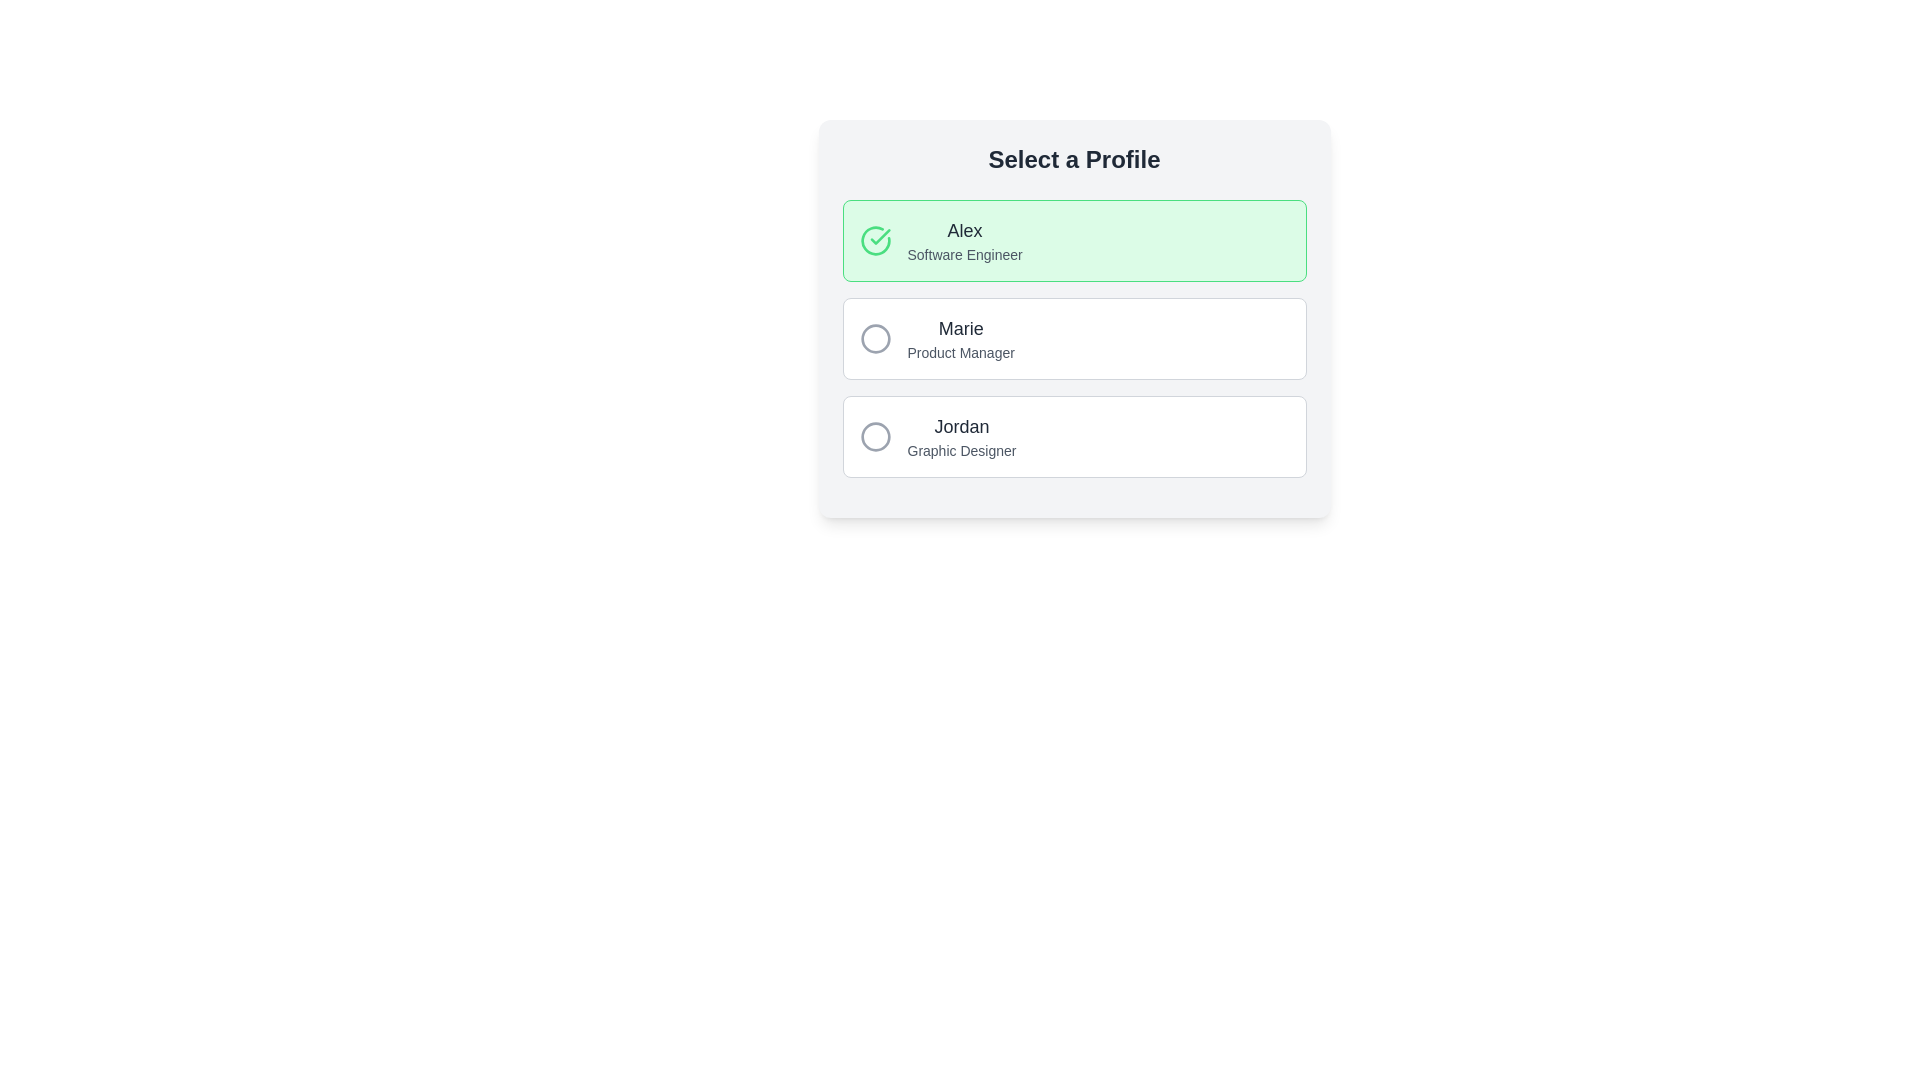 Image resolution: width=1920 pixels, height=1080 pixels. What do you see at coordinates (961, 435) in the screenshot?
I see `the Text Display element showing 'Jordan' as the name and 'Graphic Designer' as the title, which is the third entry in the vertical list within a card component` at bounding box center [961, 435].